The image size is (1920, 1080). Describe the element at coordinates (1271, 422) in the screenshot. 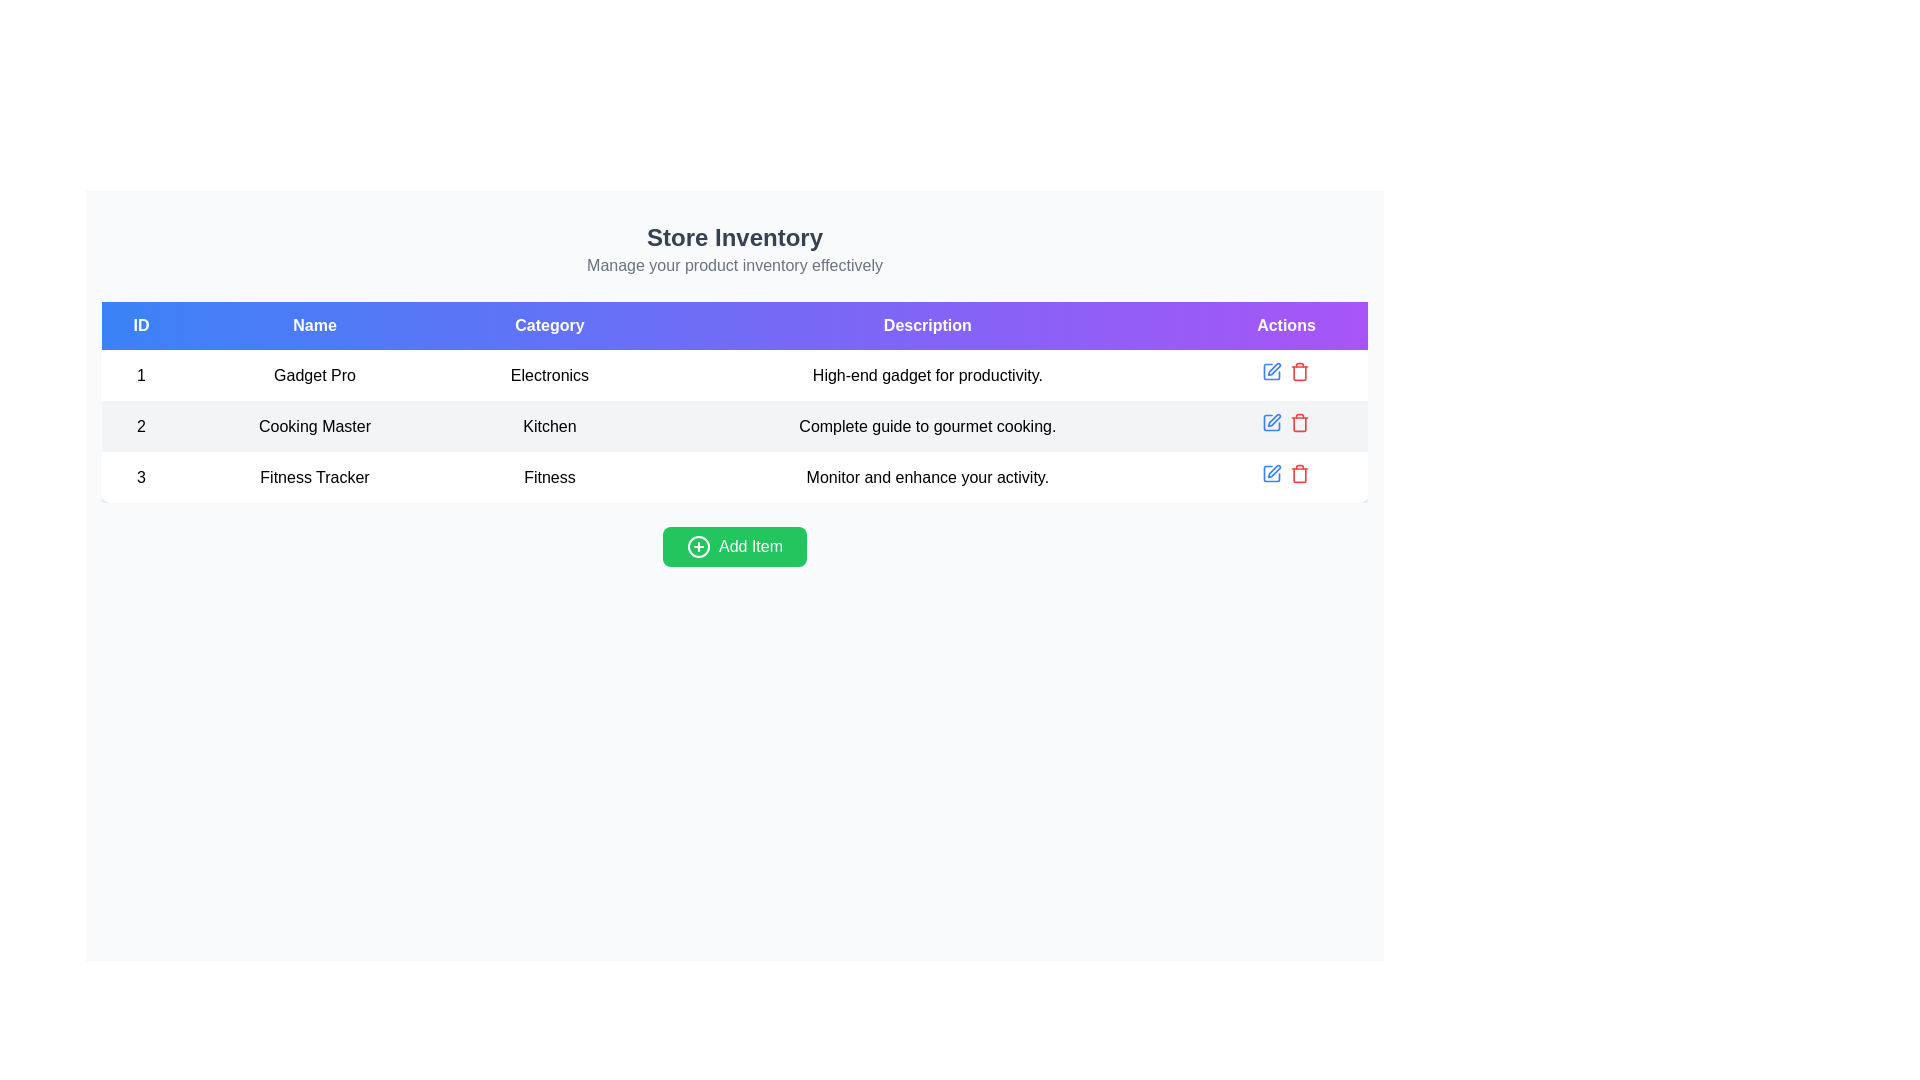

I see `the blue writing pen icon button located in the 'Actions' column of the second row of the product table` at that location.